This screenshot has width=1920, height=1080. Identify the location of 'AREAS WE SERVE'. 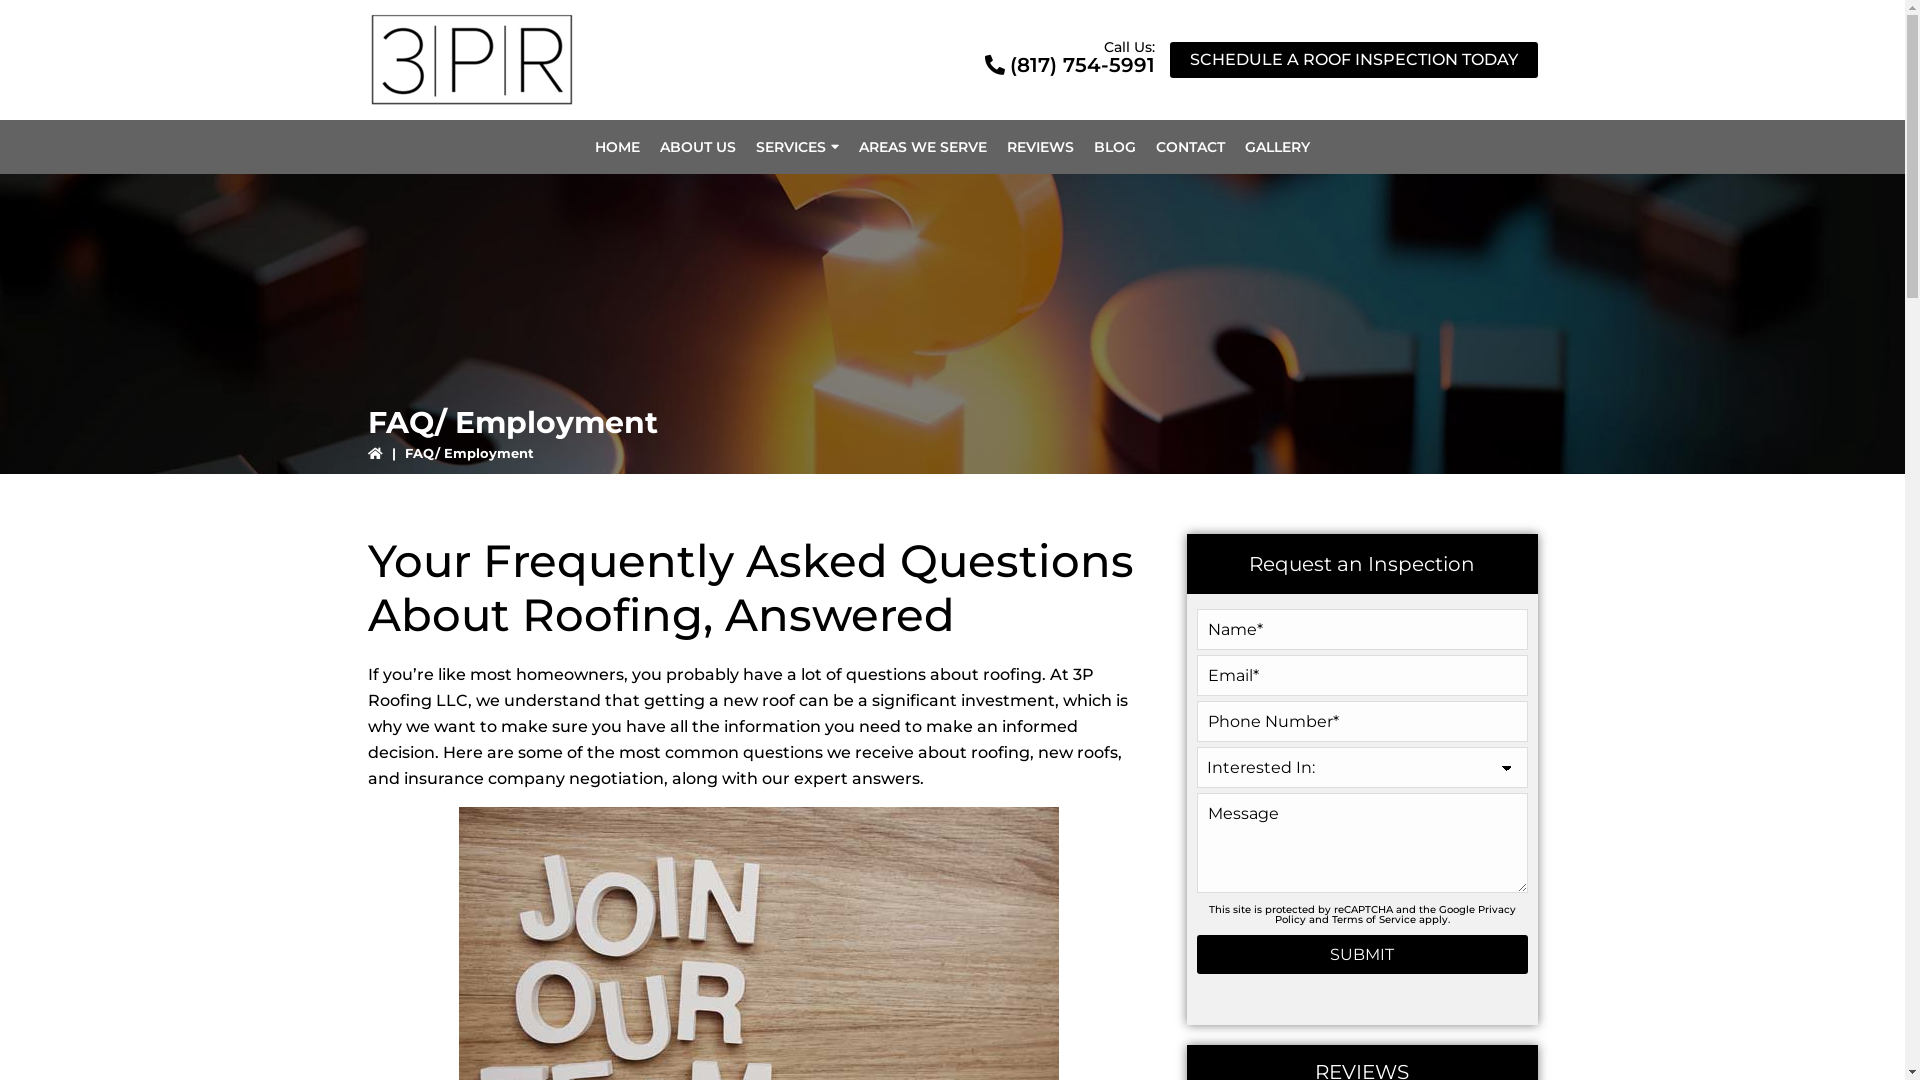
(921, 145).